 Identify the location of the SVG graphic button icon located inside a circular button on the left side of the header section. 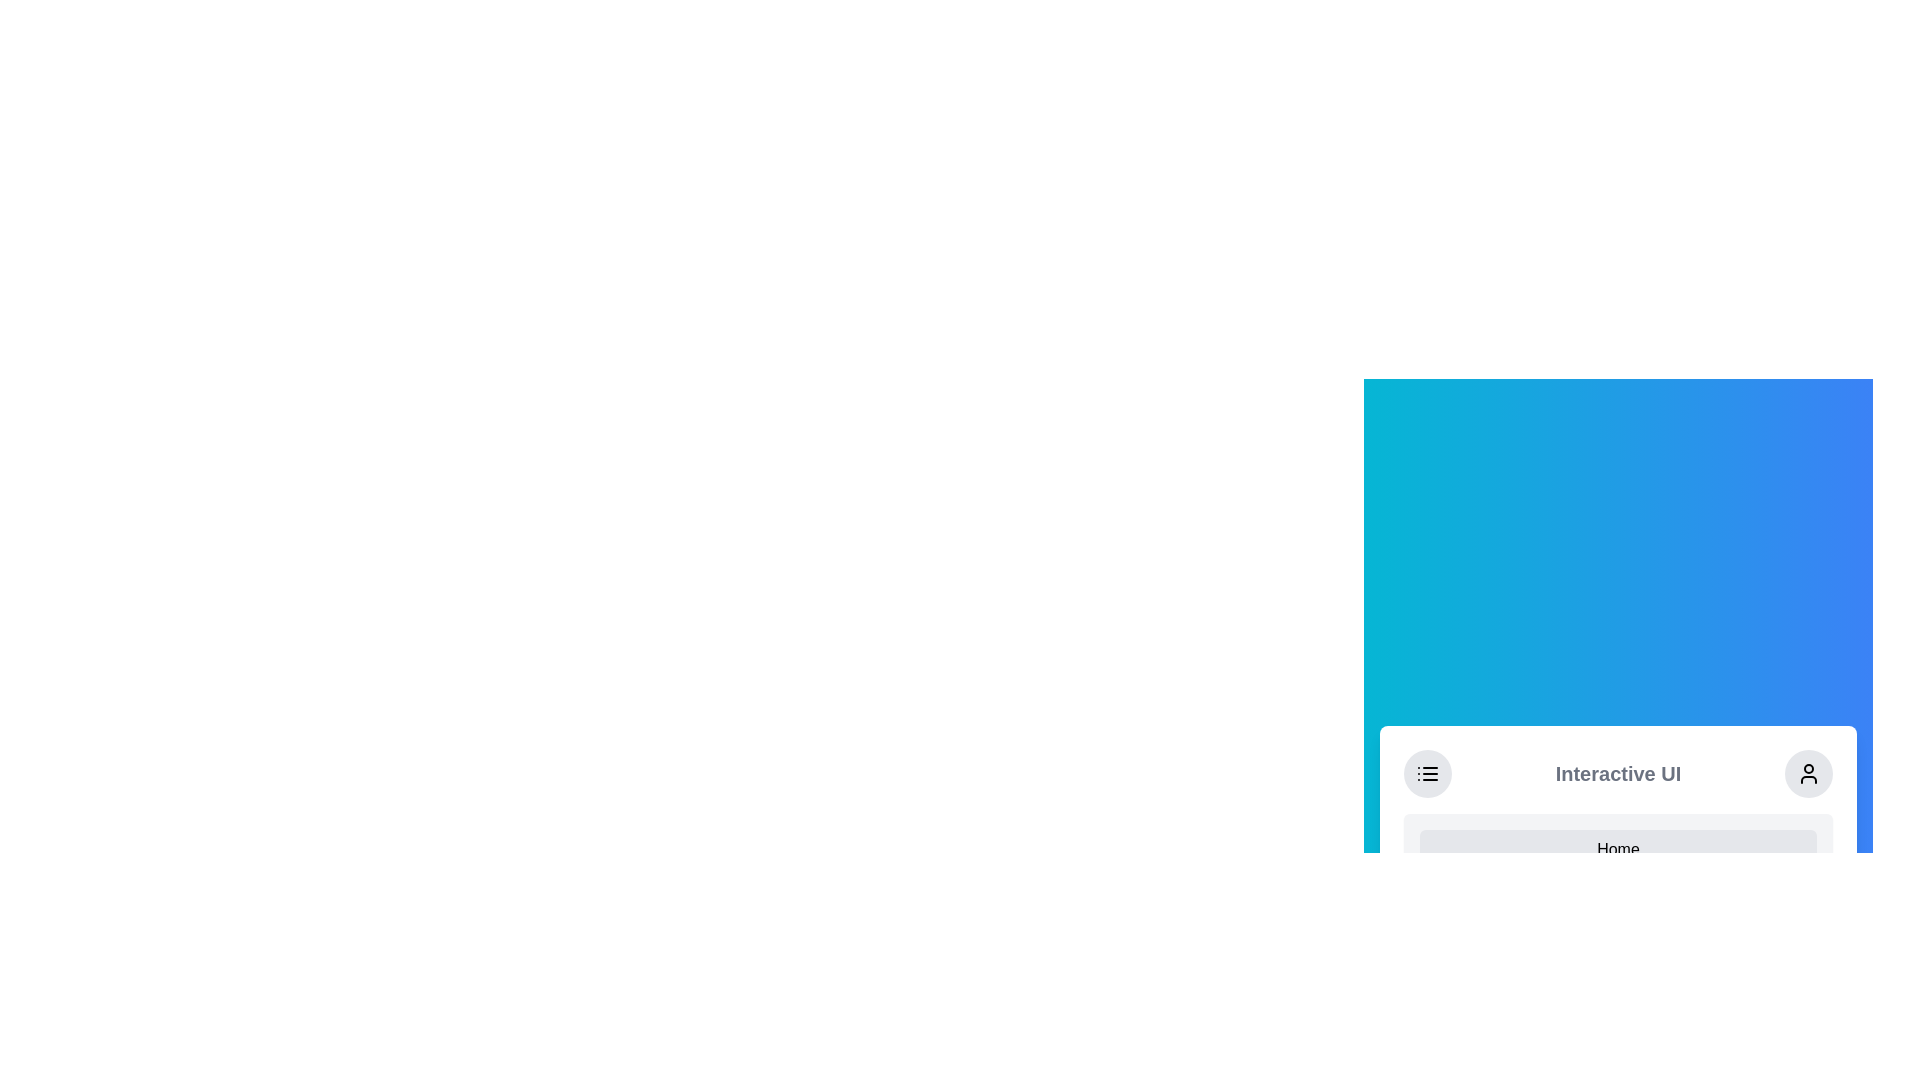
(1427, 773).